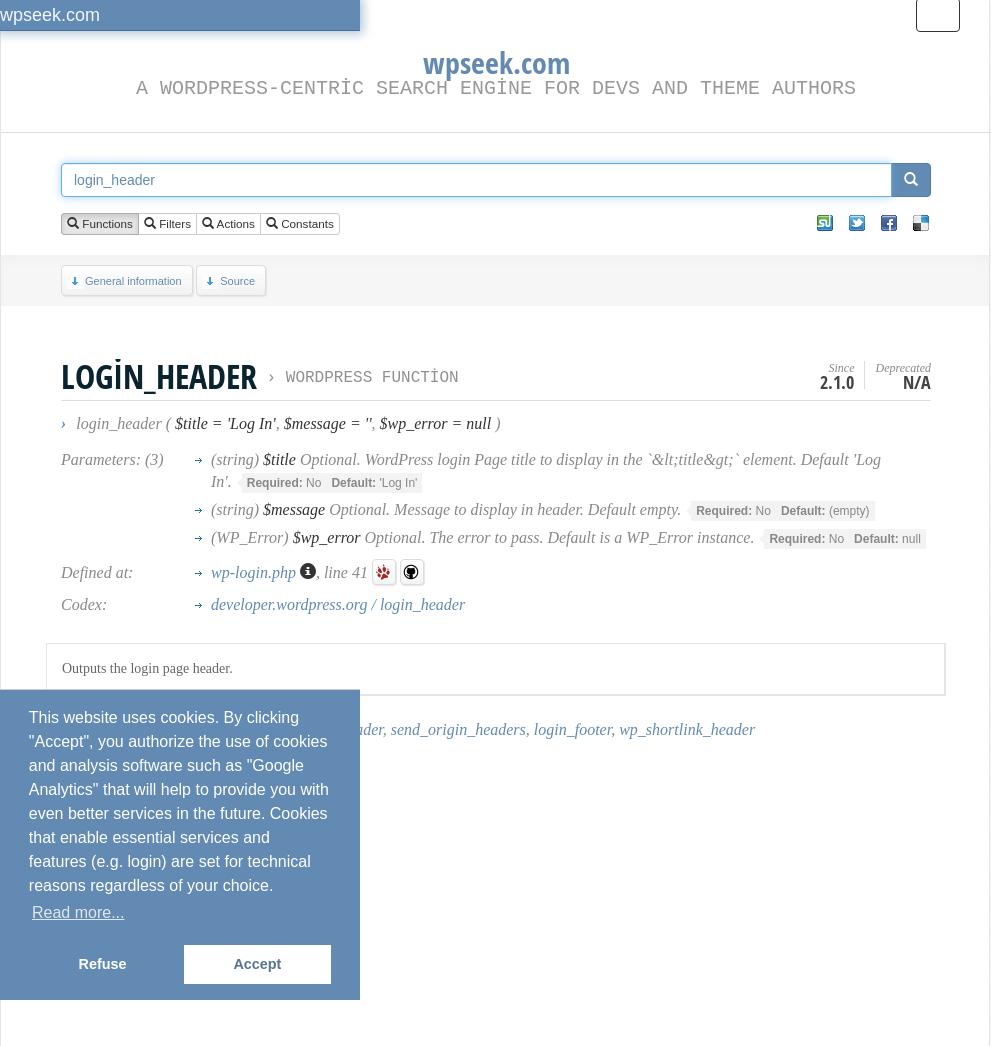  Describe the element at coordinates (131, 280) in the screenshot. I see `'General information'` at that location.